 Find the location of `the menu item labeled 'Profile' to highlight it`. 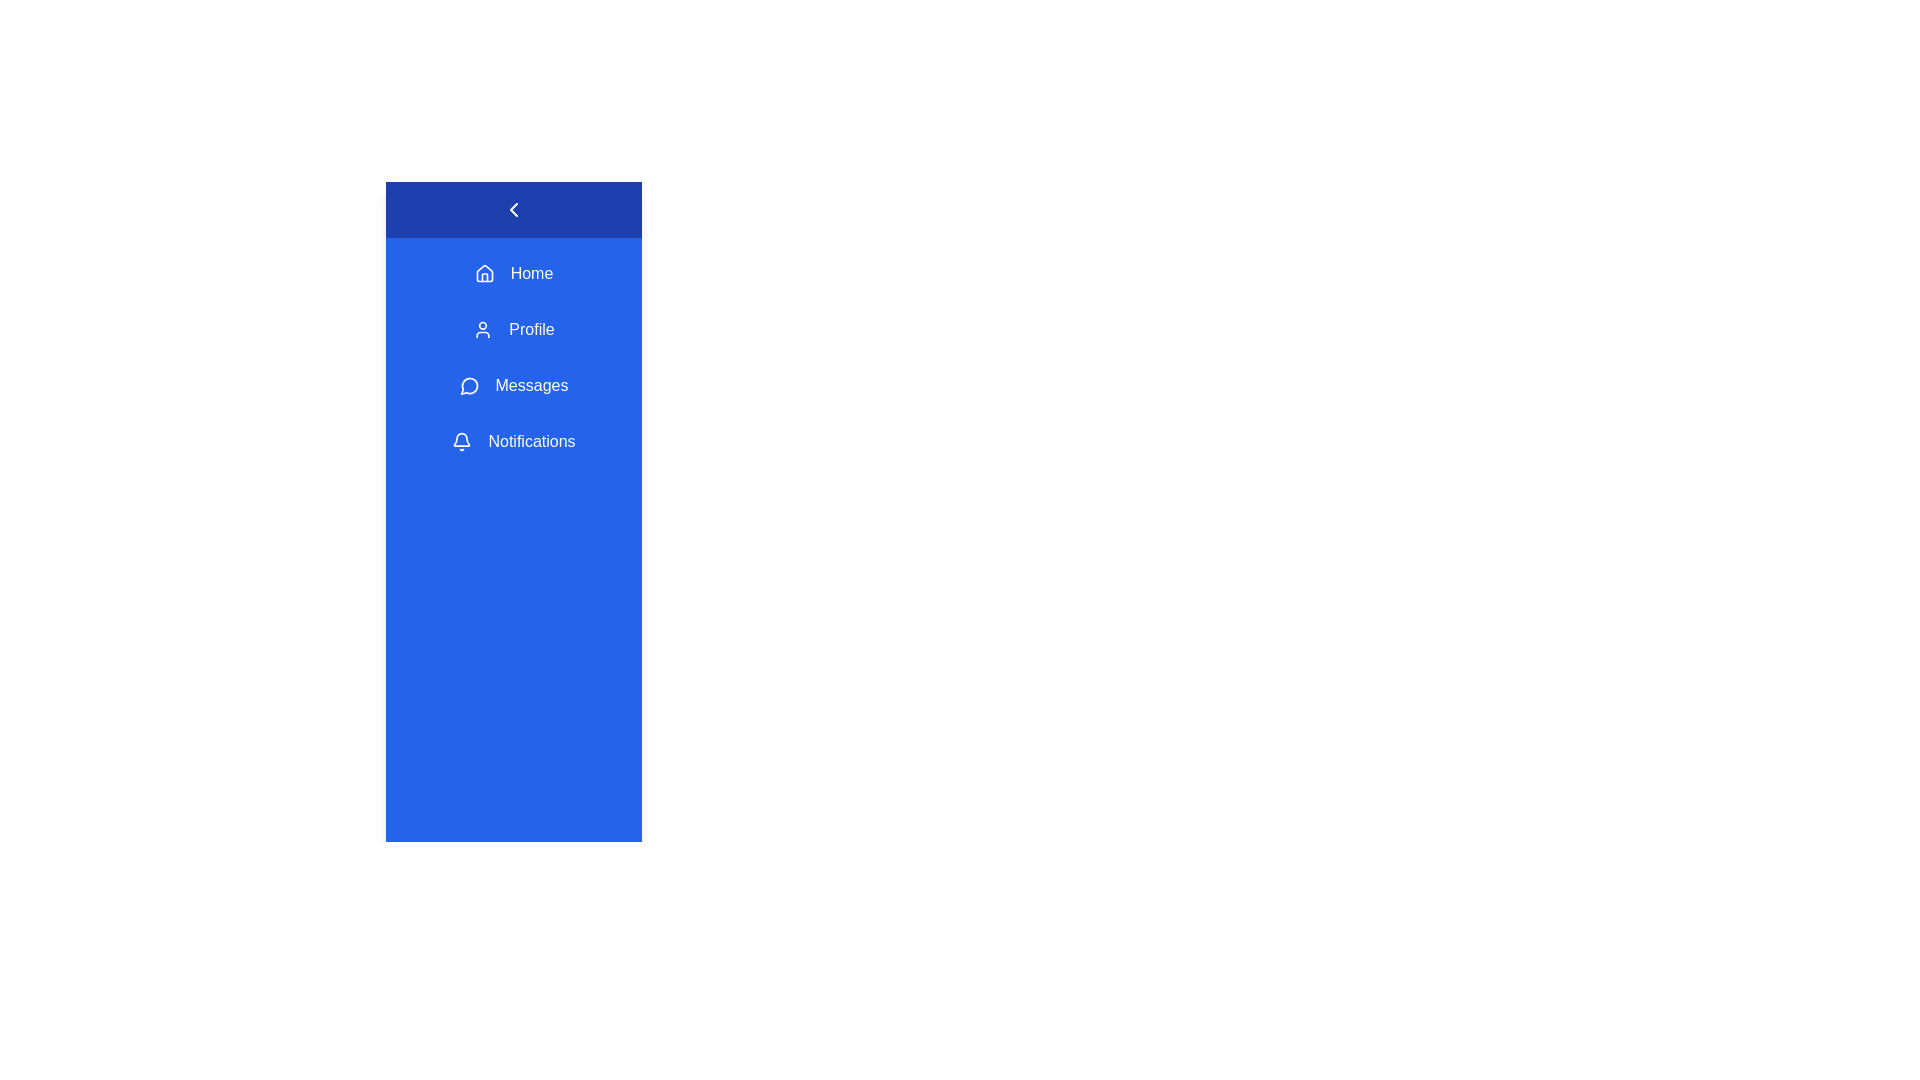

the menu item labeled 'Profile' to highlight it is located at coordinates (513, 329).